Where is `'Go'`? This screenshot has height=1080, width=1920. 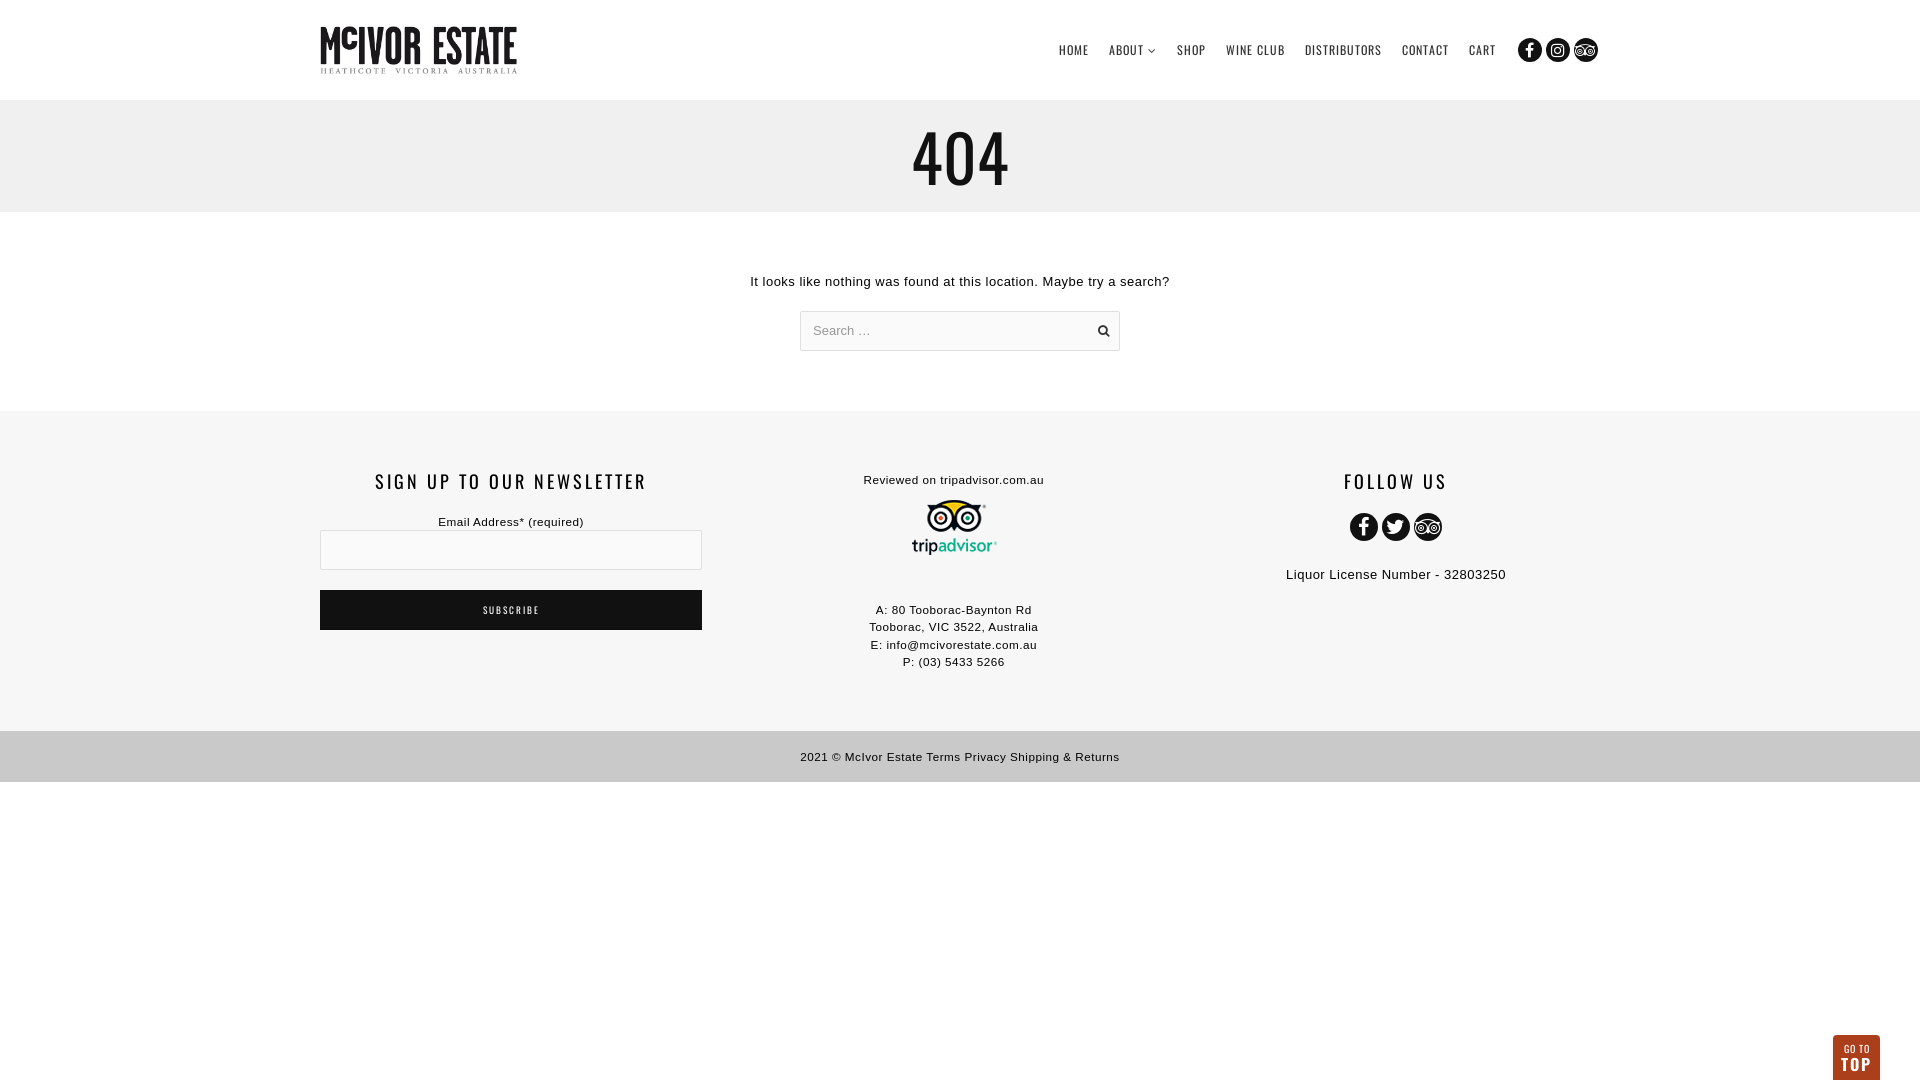 'Go' is located at coordinates (1084, 330).